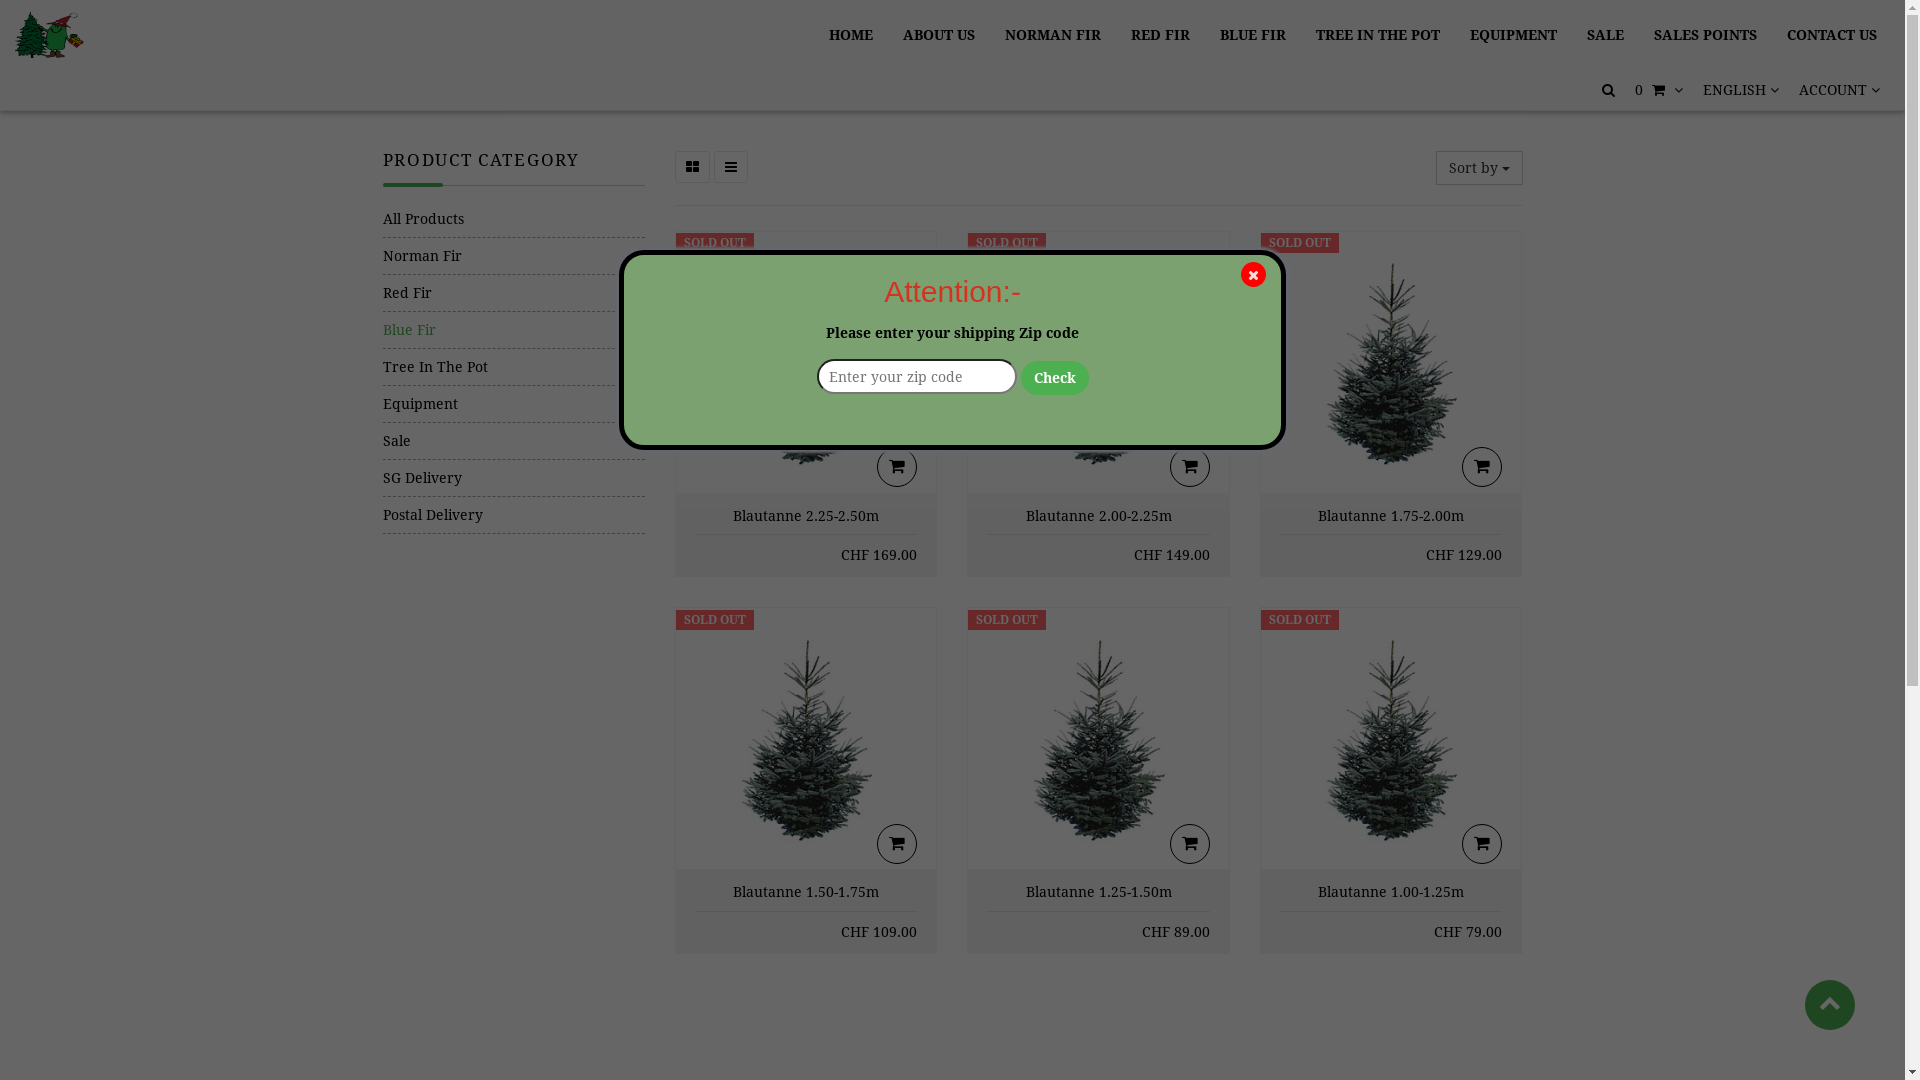 This screenshot has height=1080, width=1920. What do you see at coordinates (806, 890) in the screenshot?
I see `'Blautanne 1.50-1.75m'` at bounding box center [806, 890].